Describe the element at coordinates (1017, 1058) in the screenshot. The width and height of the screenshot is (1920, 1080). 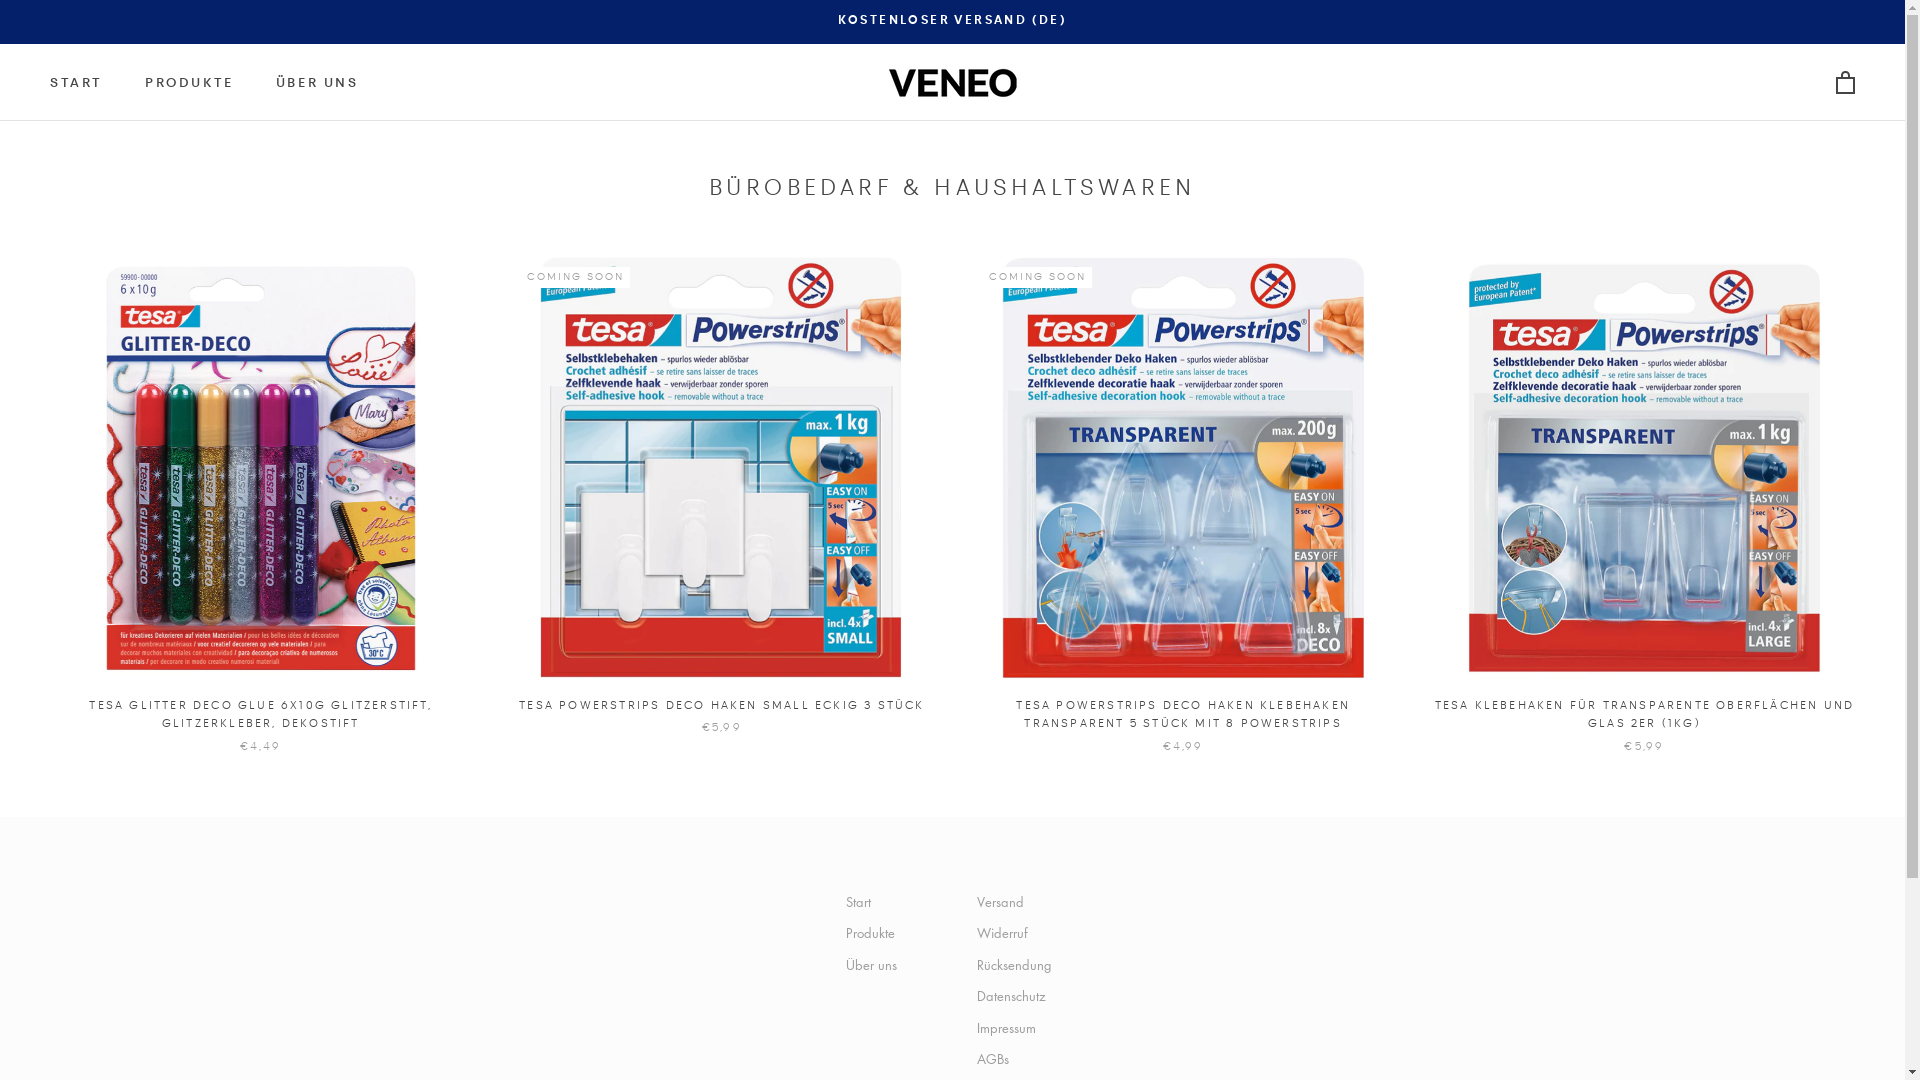
I see `'AGBs'` at that location.